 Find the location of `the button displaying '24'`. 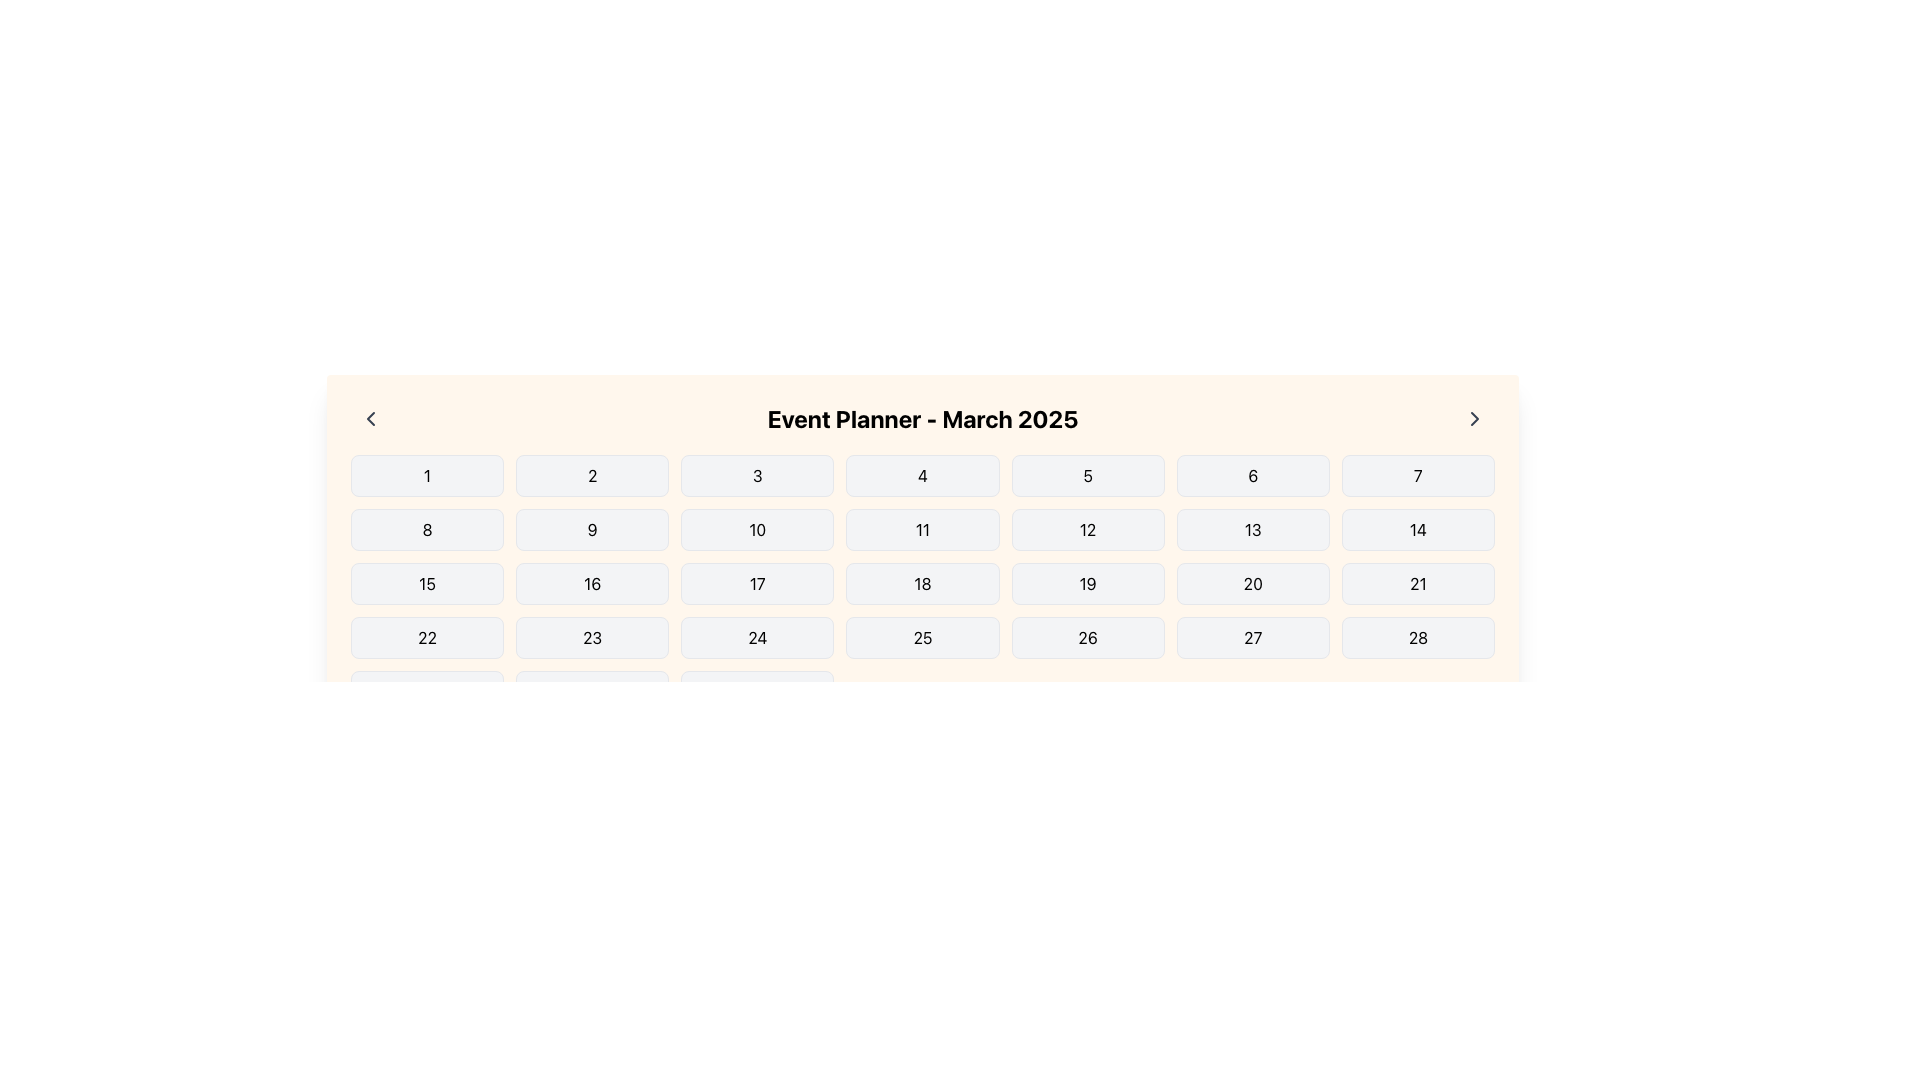

the button displaying '24' is located at coordinates (756, 637).